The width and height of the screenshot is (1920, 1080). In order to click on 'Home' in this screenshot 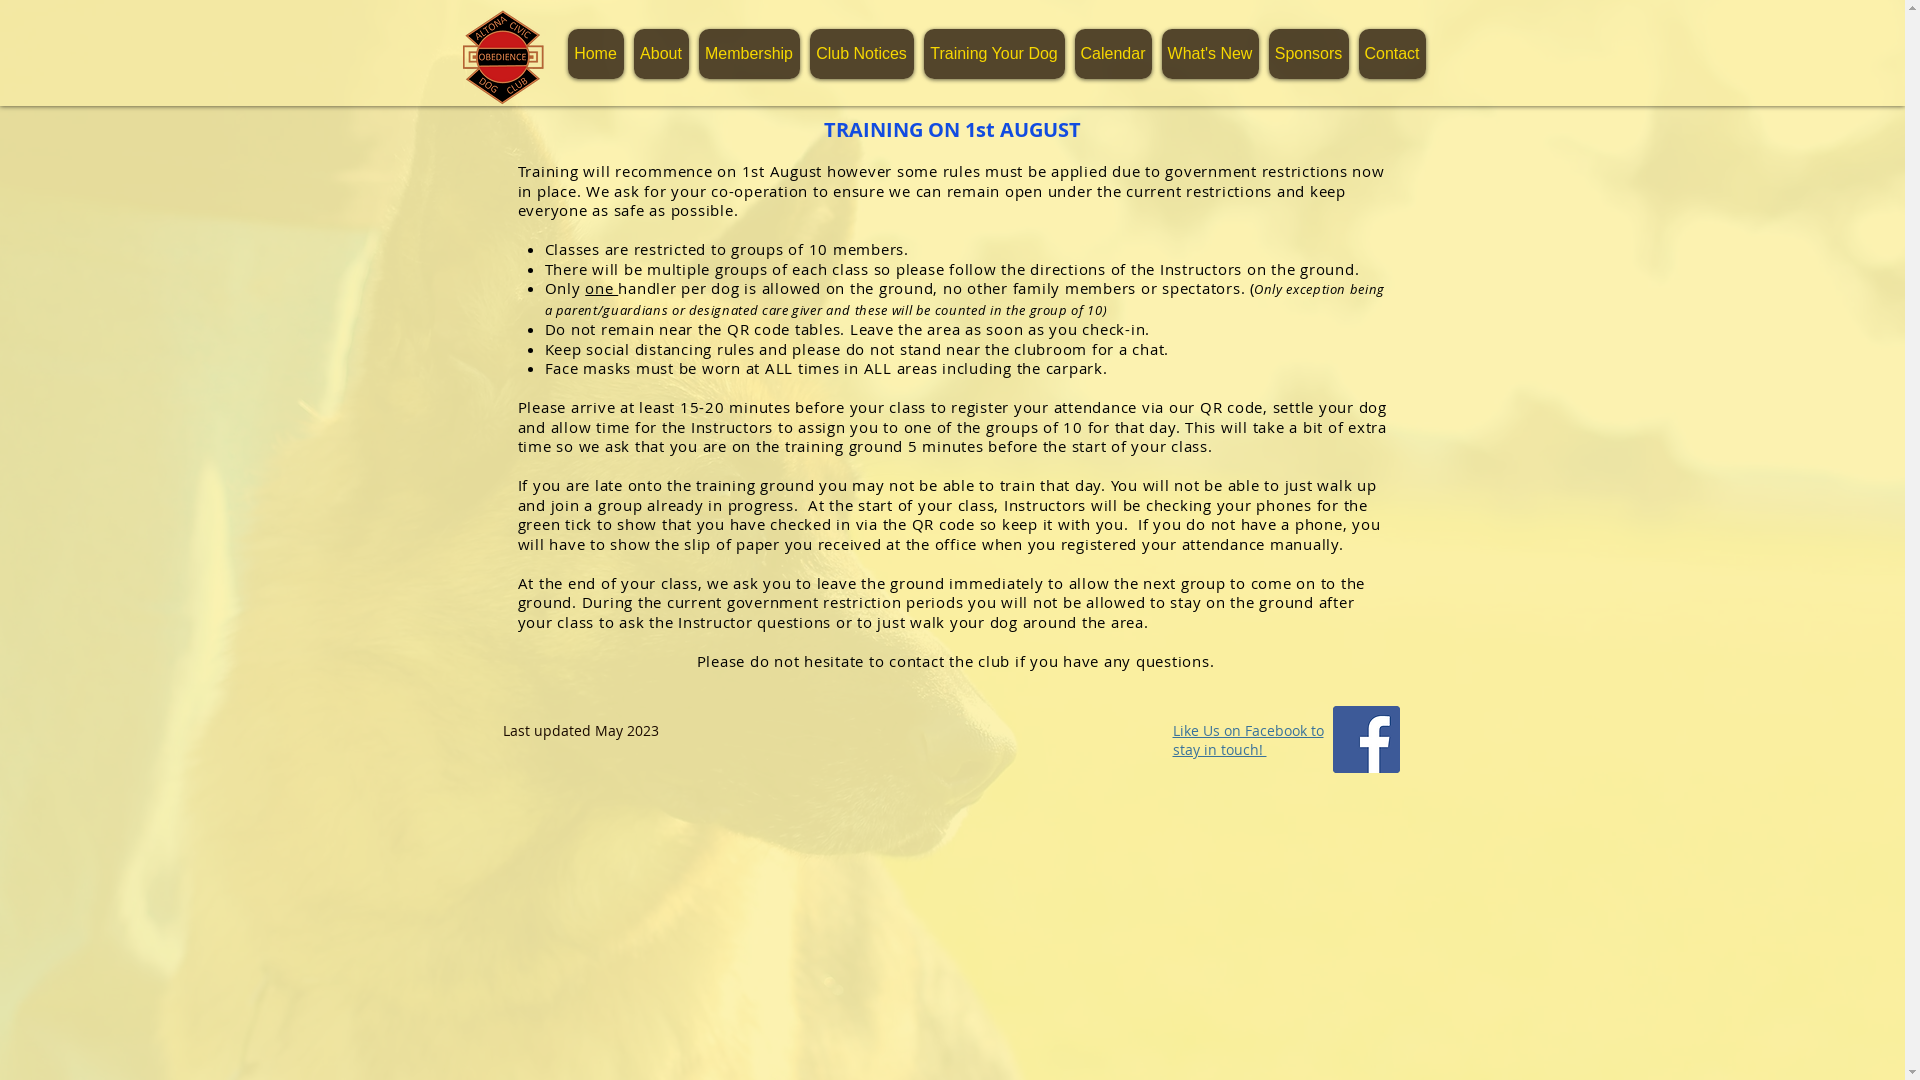, I will do `click(594, 53)`.